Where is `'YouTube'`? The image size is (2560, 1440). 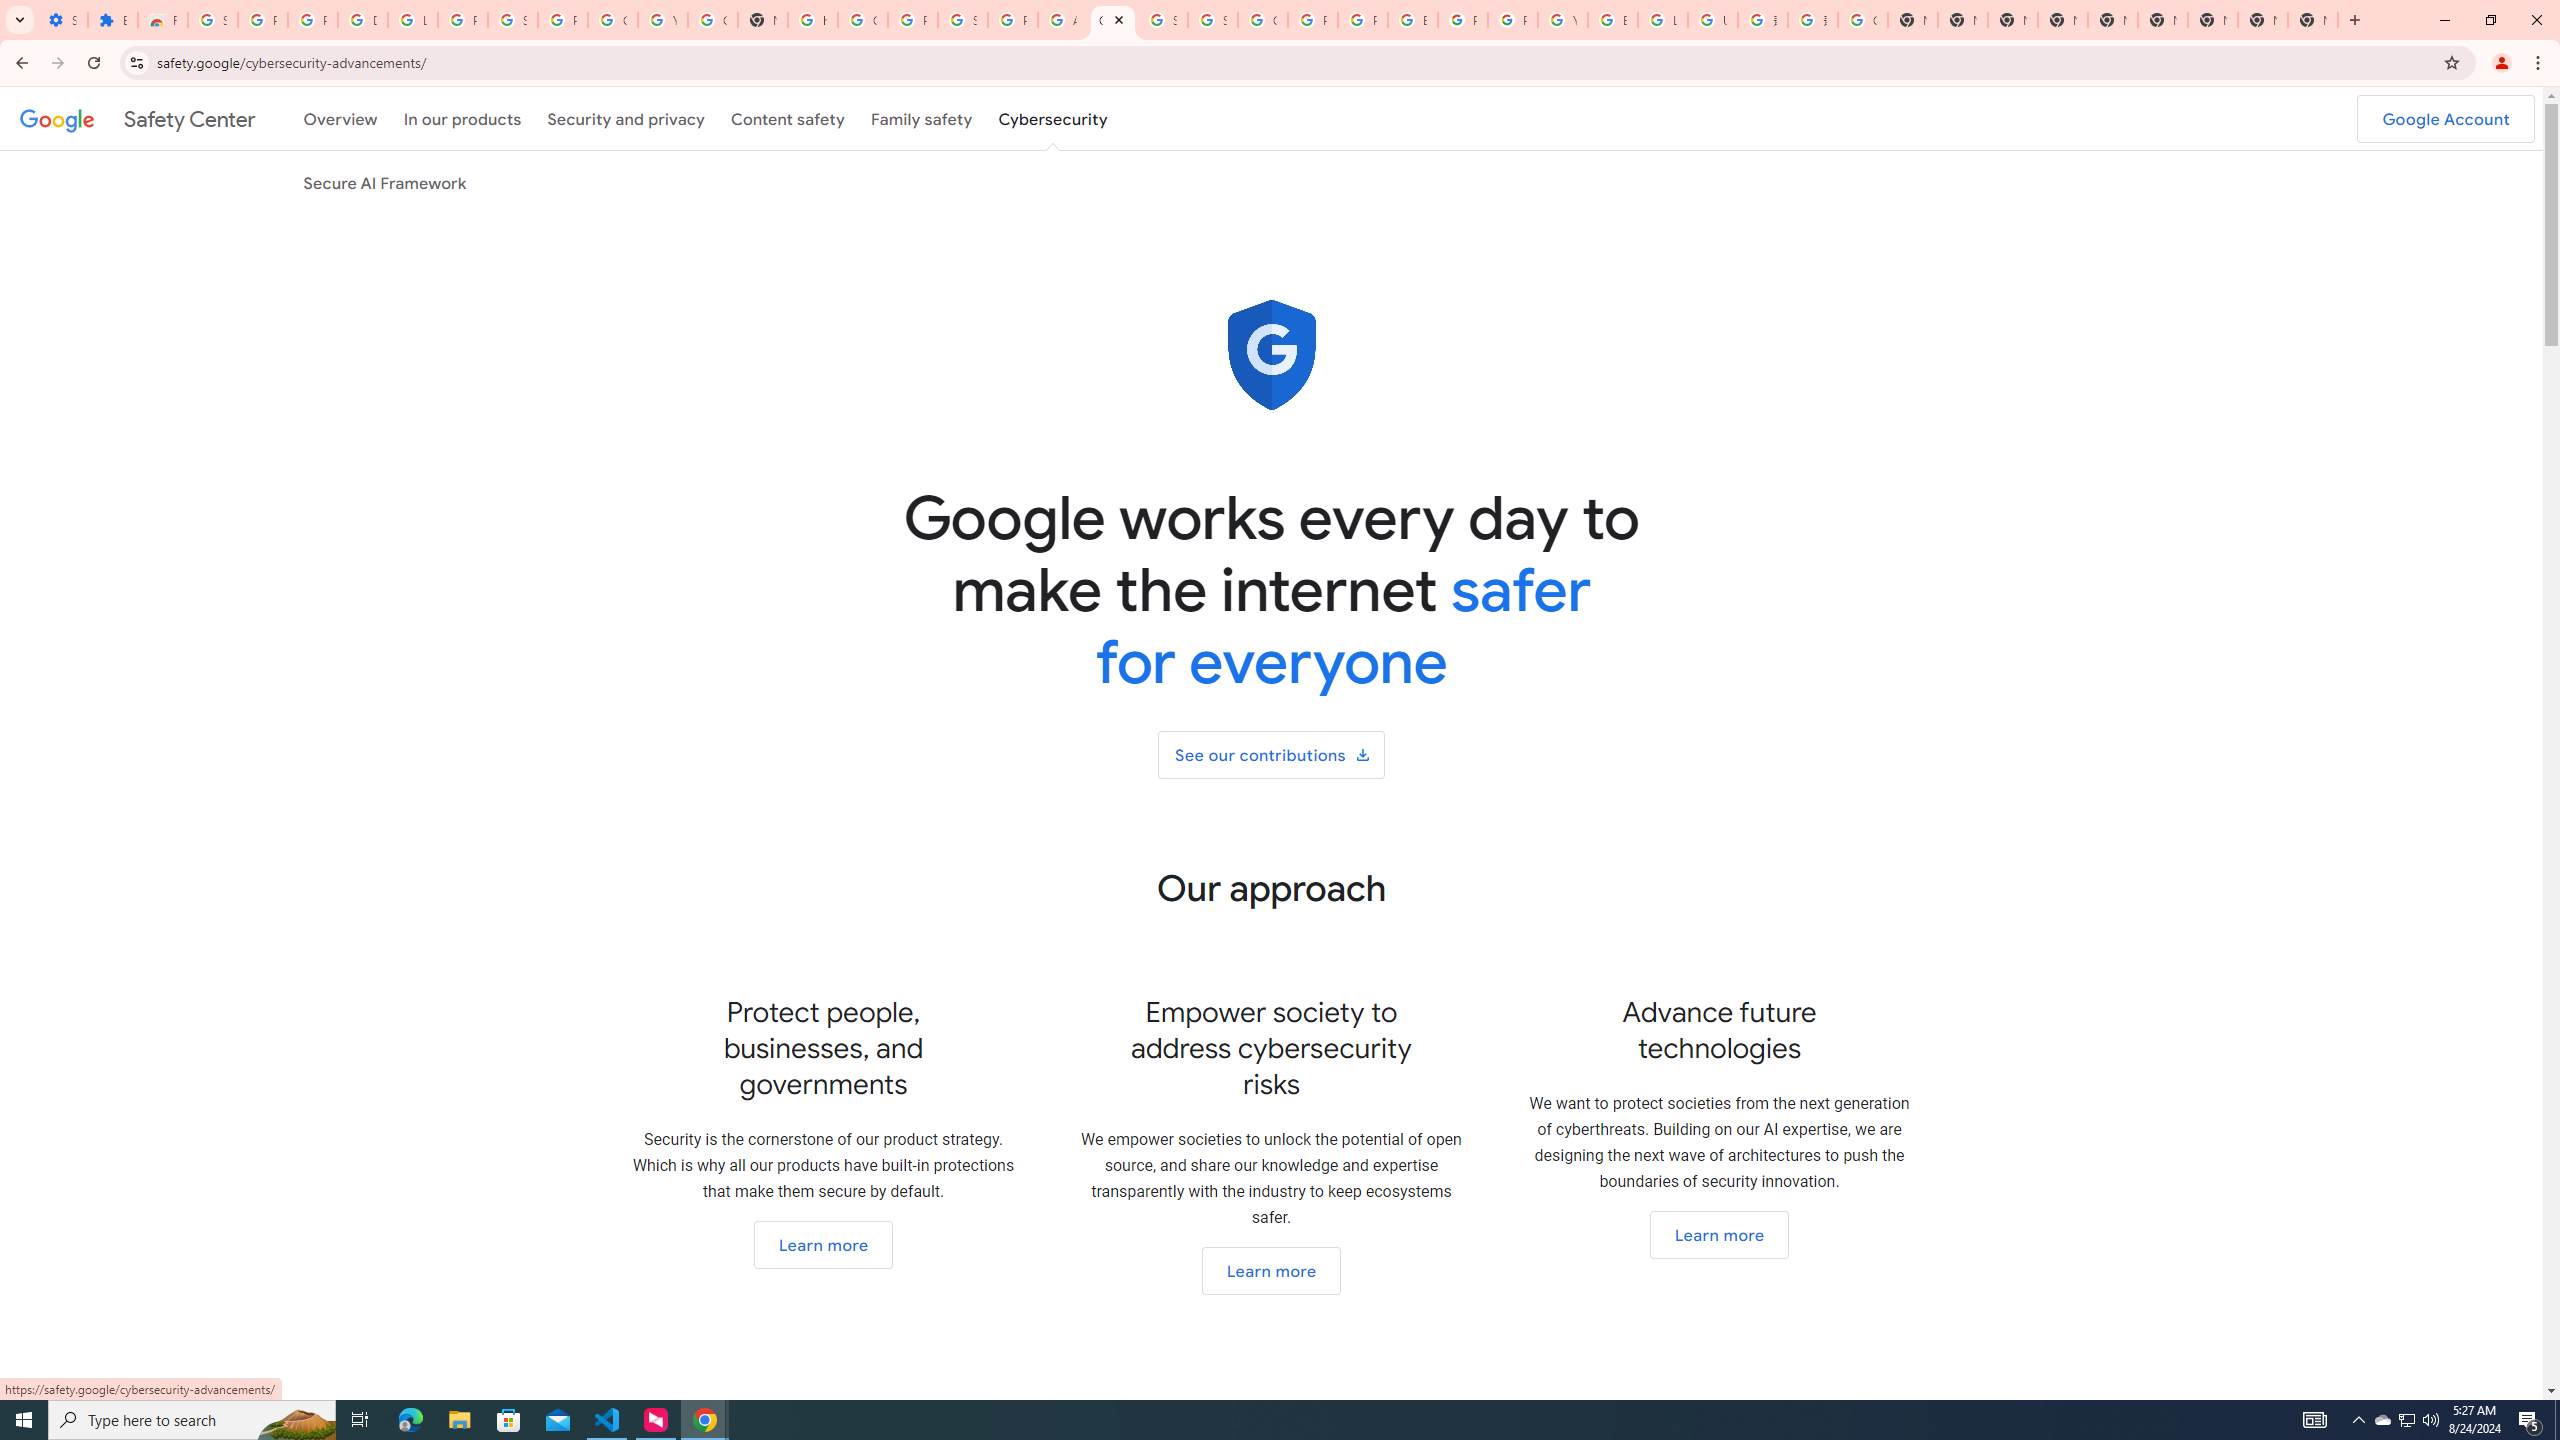 'YouTube' is located at coordinates (1561, 19).